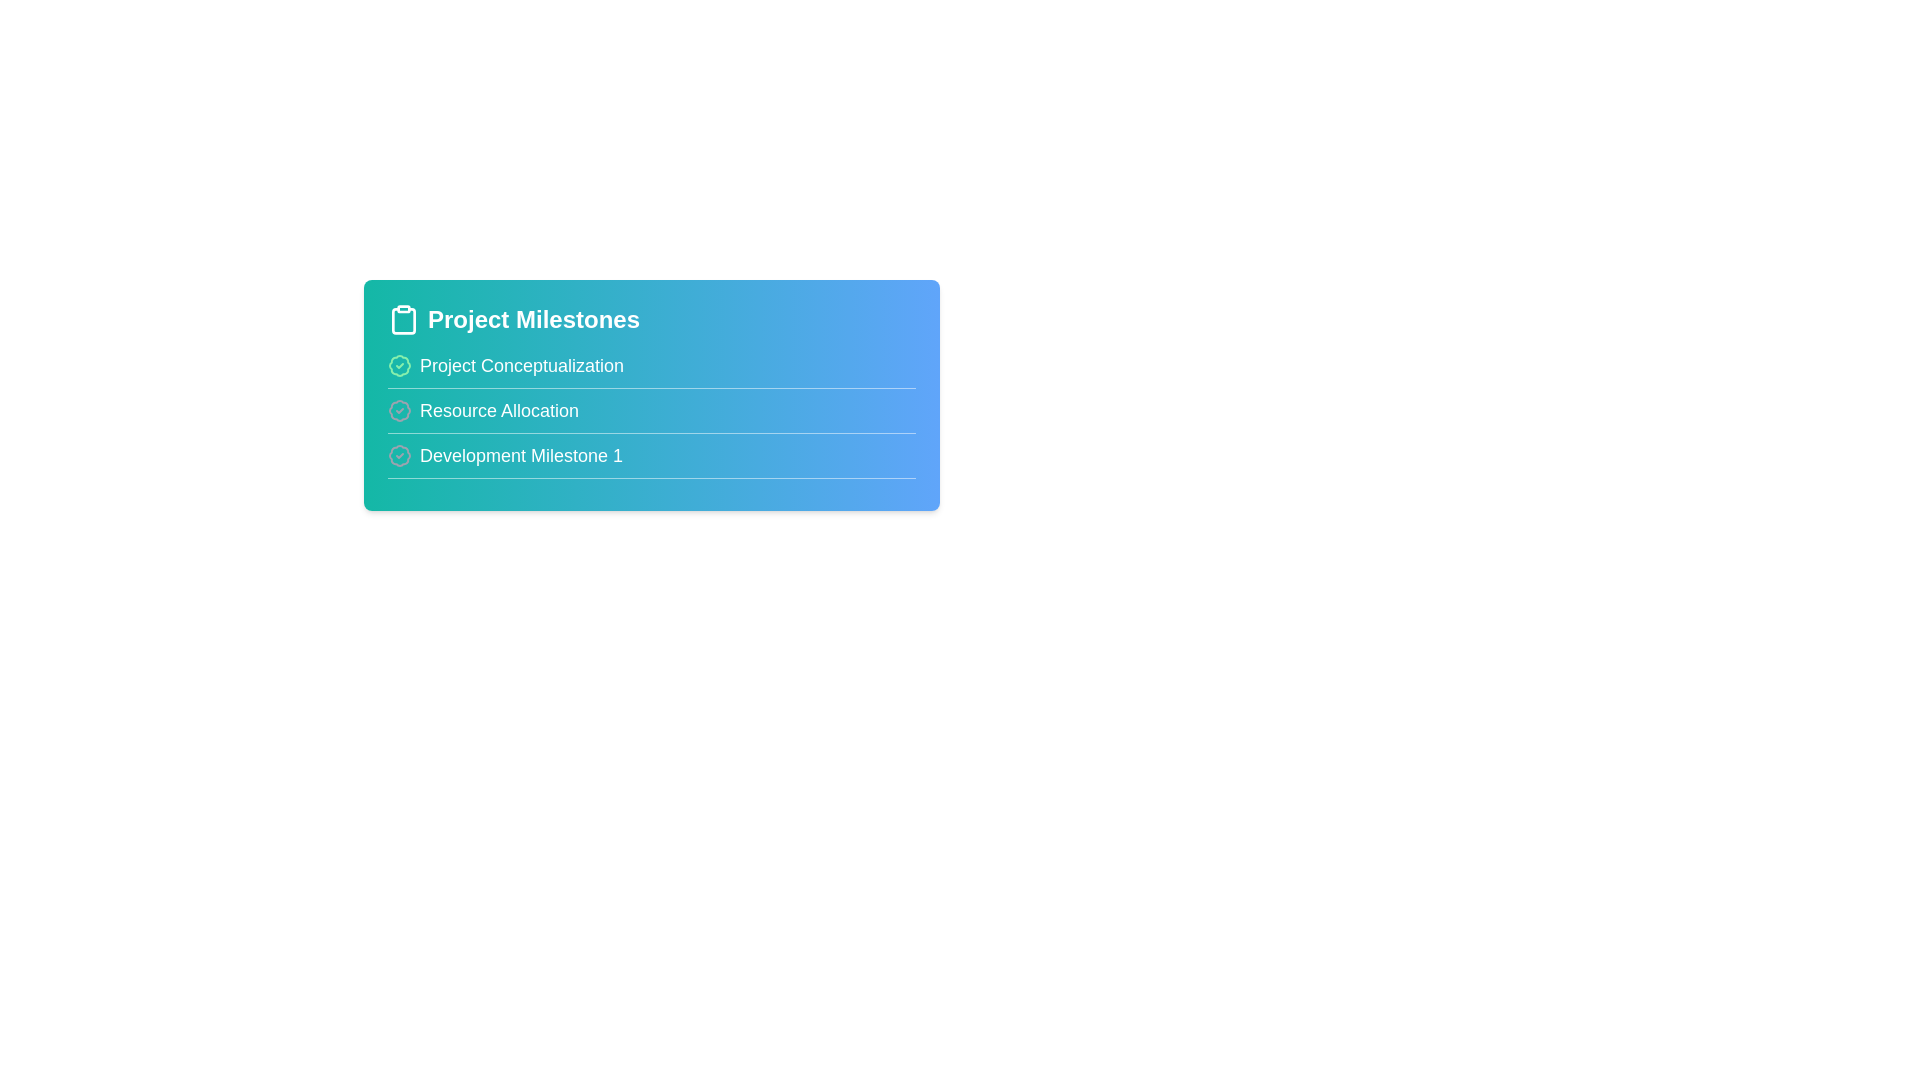 Image resolution: width=1920 pixels, height=1080 pixels. I want to click on the clipboard icon to copy milestone data, so click(402, 319).